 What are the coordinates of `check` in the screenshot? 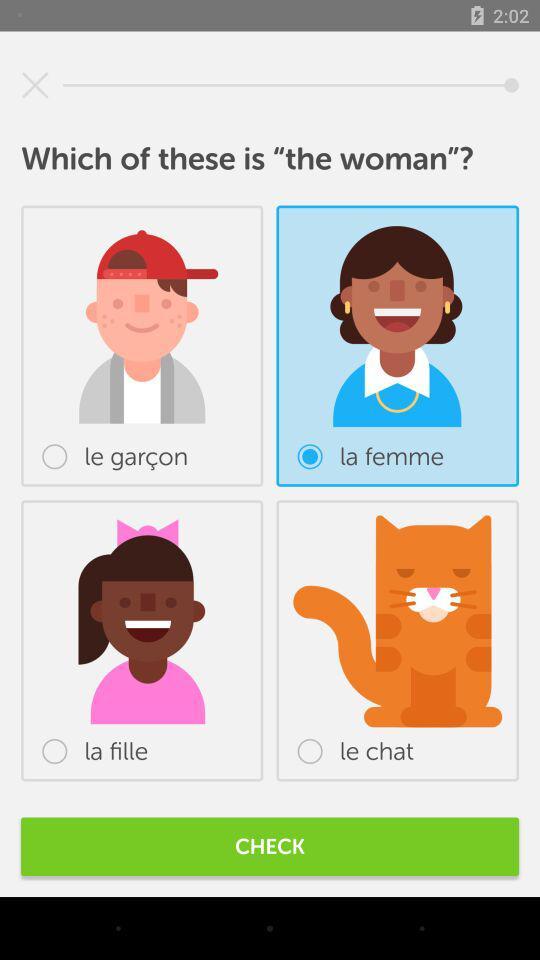 It's located at (270, 845).